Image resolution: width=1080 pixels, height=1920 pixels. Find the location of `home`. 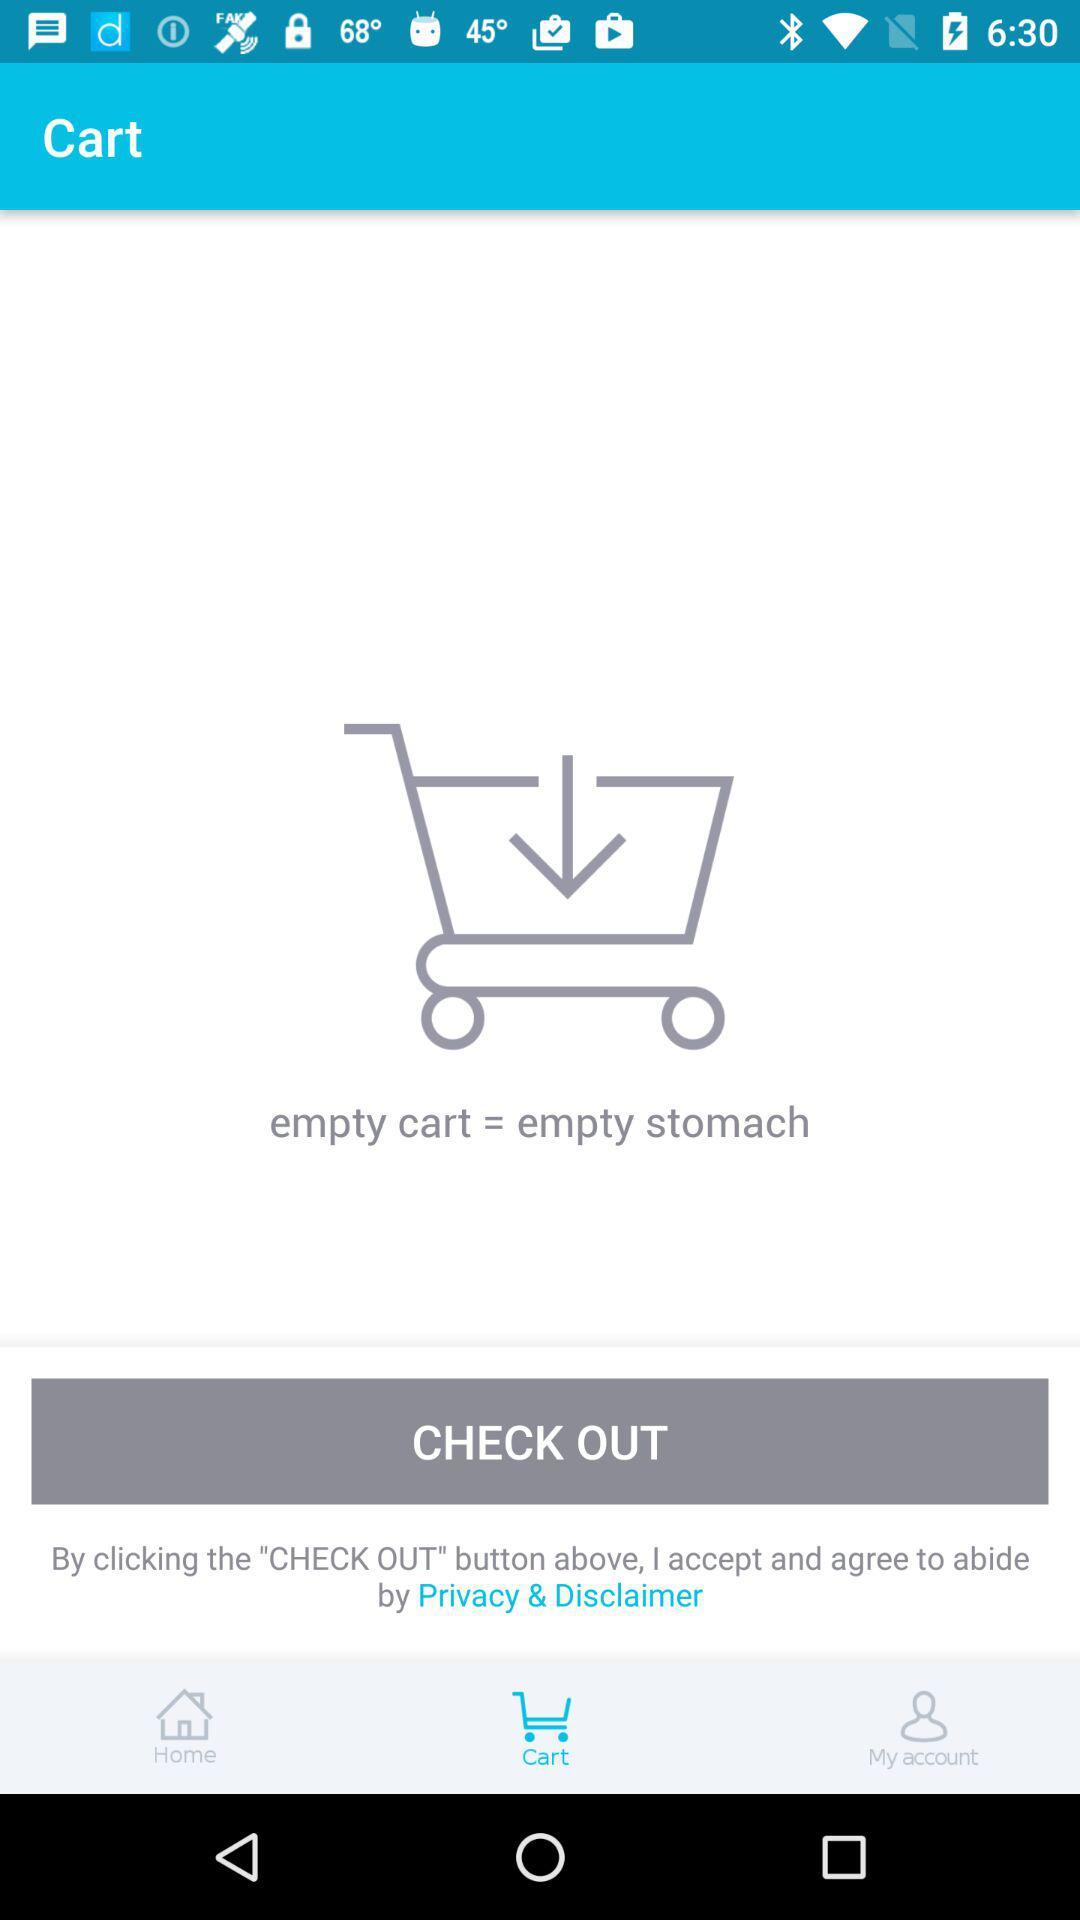

home is located at coordinates (180, 1727).